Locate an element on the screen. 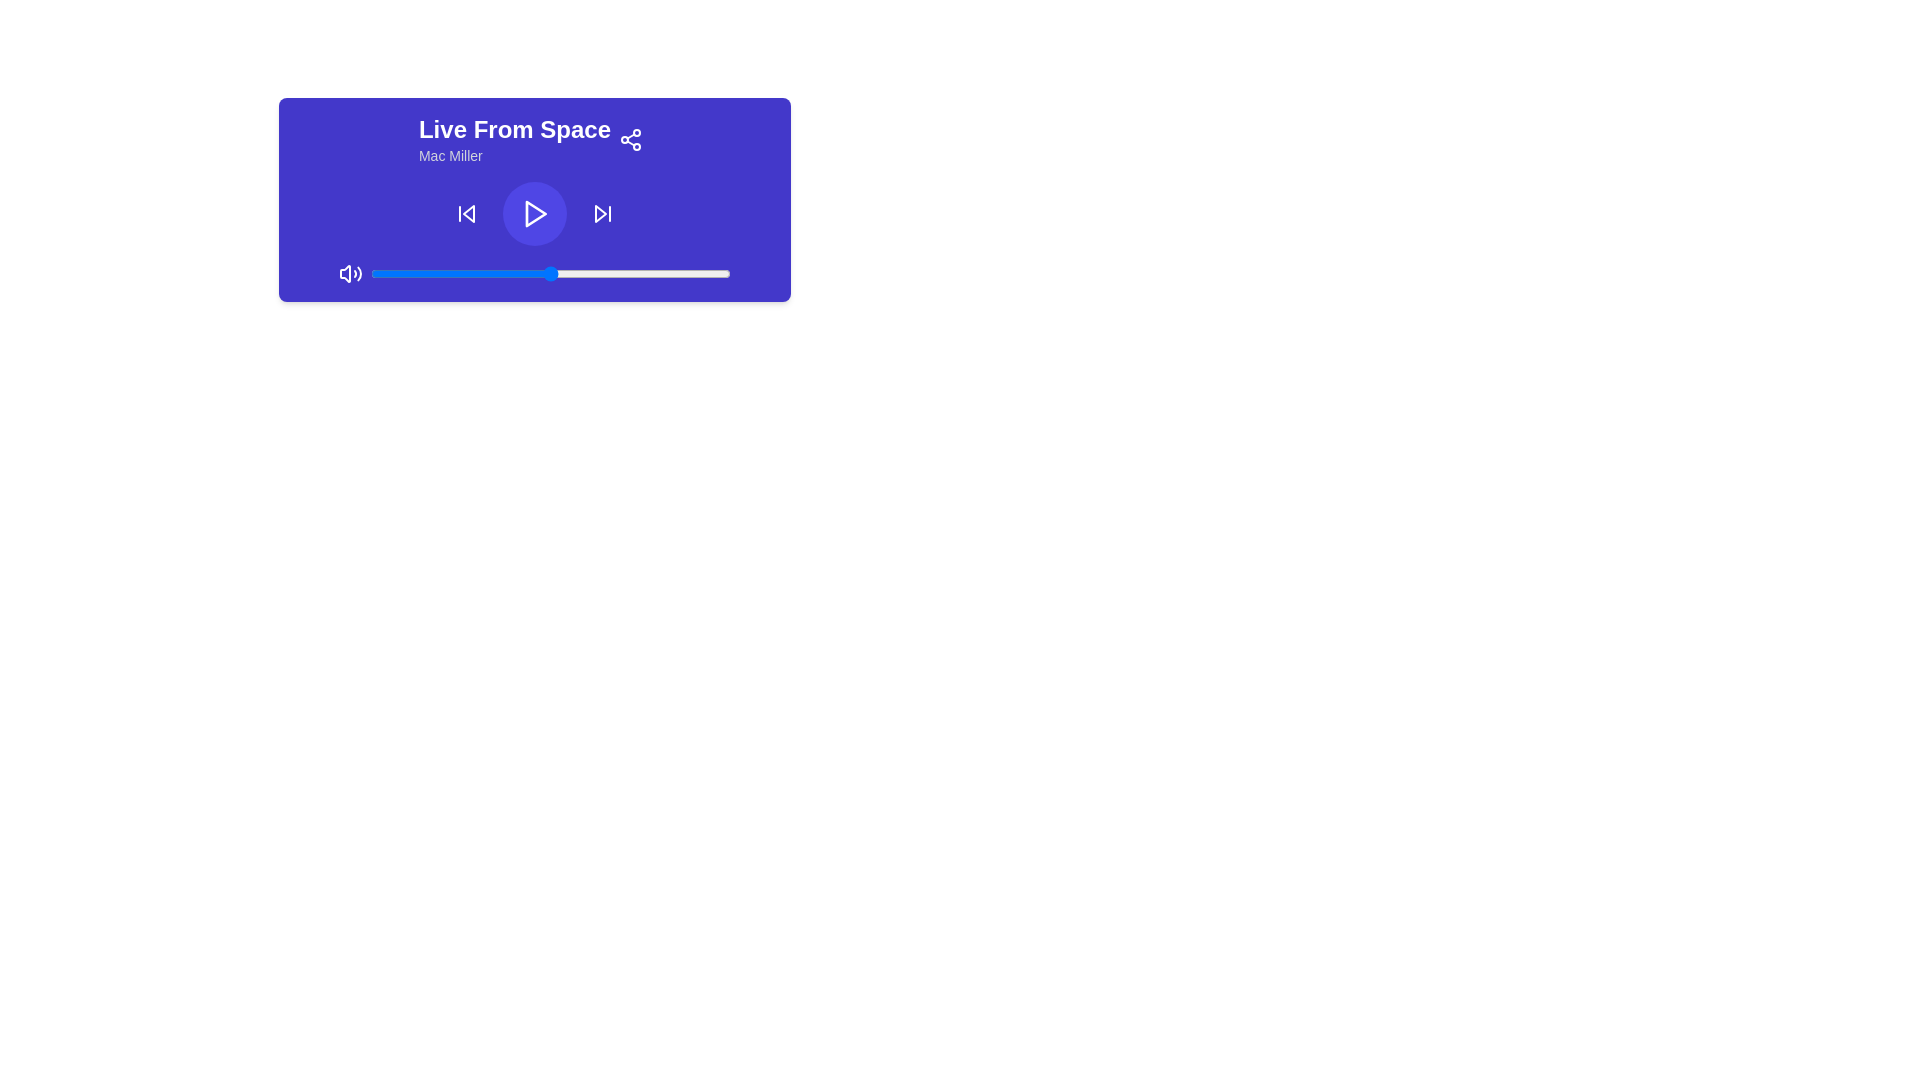 The width and height of the screenshot is (1920, 1080). the 'Previous' button located as the leftmost interactive element in the media controls section is located at coordinates (465, 213).